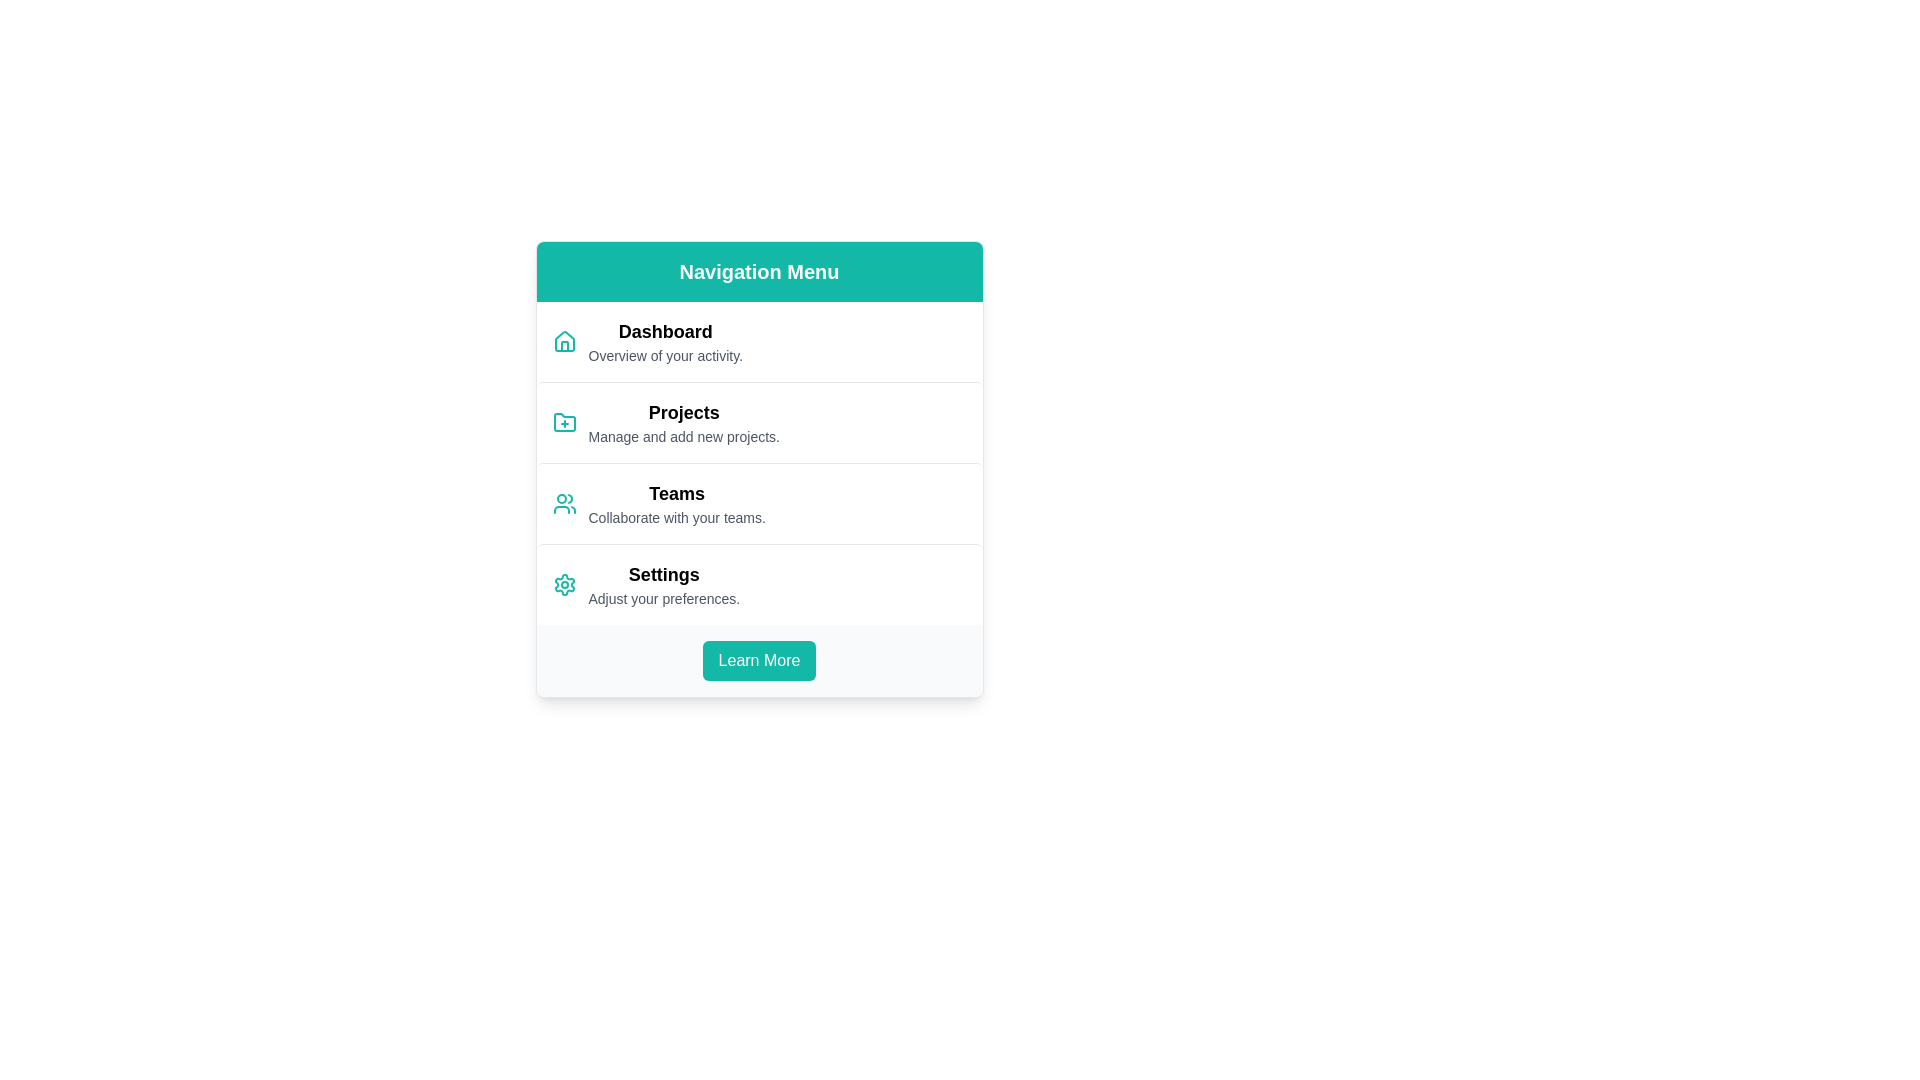 The image size is (1920, 1080). What do you see at coordinates (563, 341) in the screenshot?
I see `the teal house icon in the navigation menu, which is located to the left of the 'Dashboard' text and above 'Overview of your activity.'` at bounding box center [563, 341].